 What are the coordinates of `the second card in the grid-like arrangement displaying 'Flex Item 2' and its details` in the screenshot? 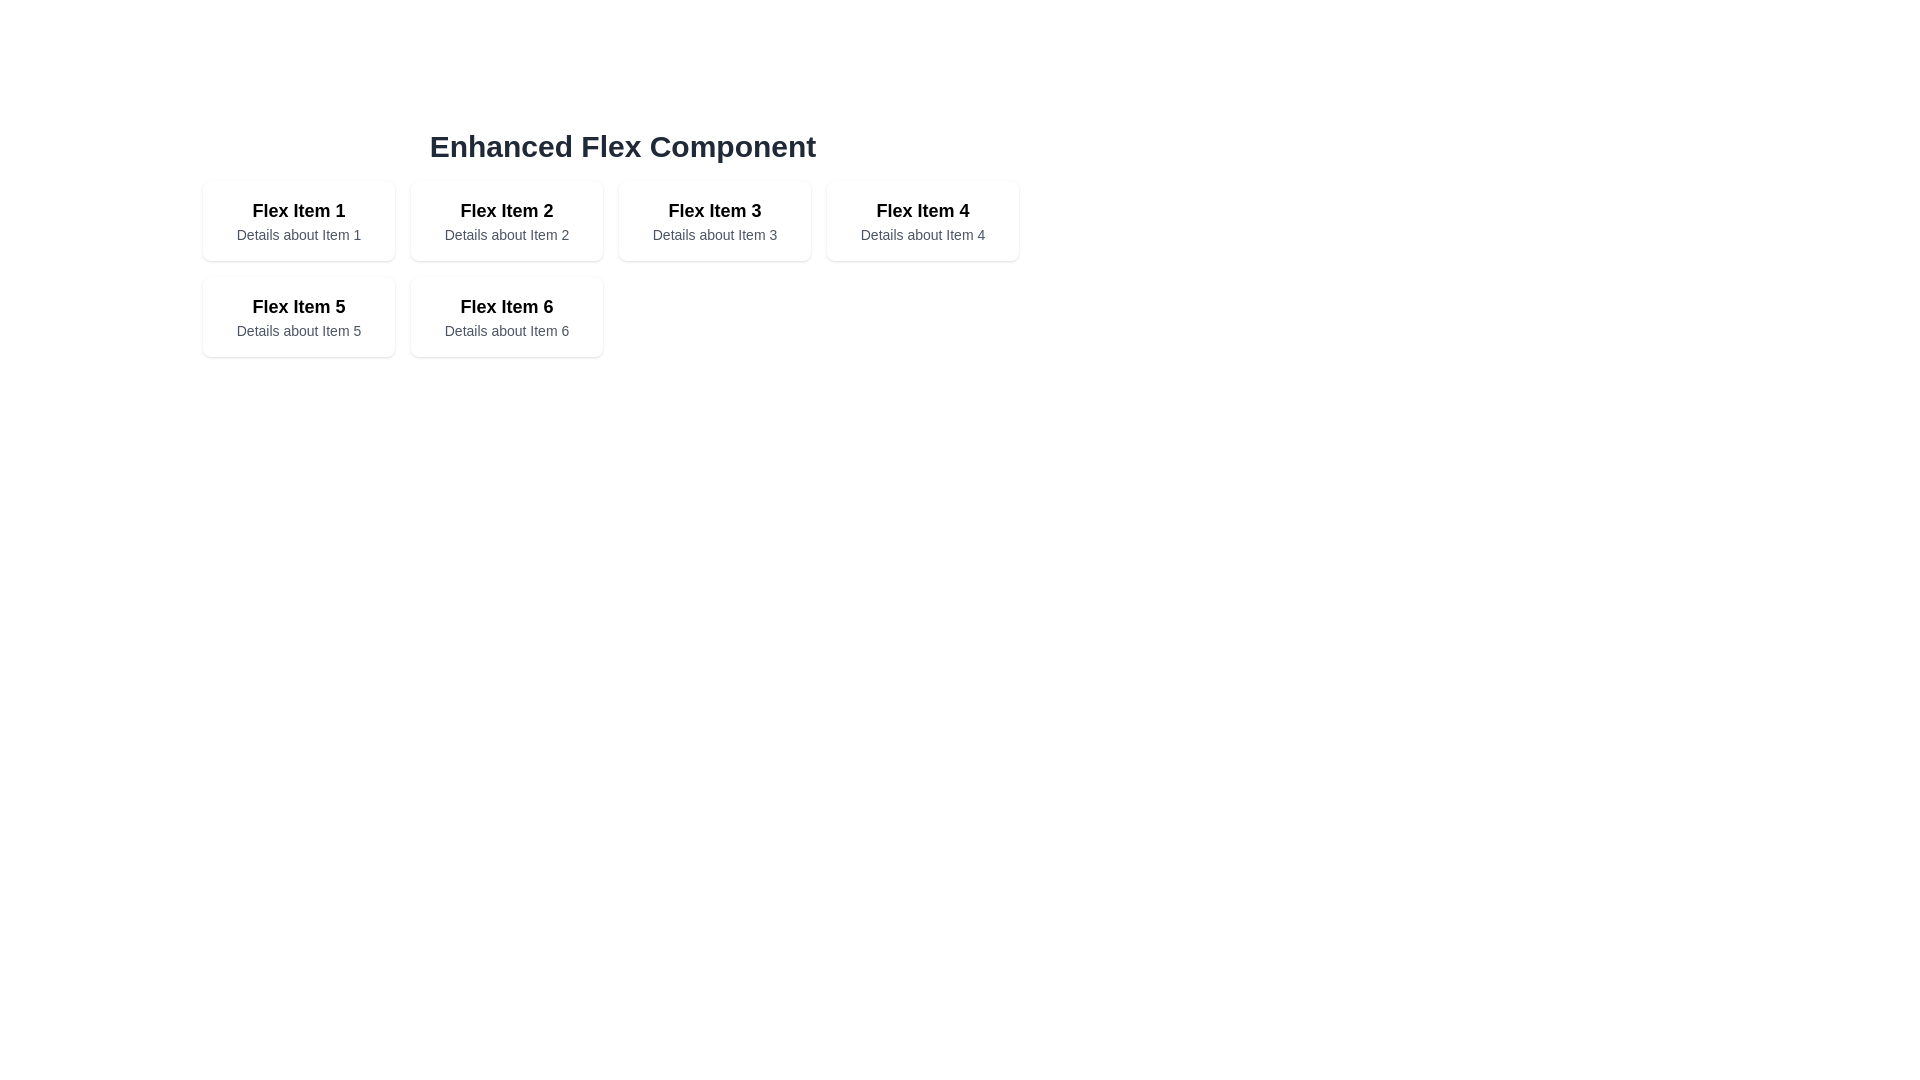 It's located at (507, 220).